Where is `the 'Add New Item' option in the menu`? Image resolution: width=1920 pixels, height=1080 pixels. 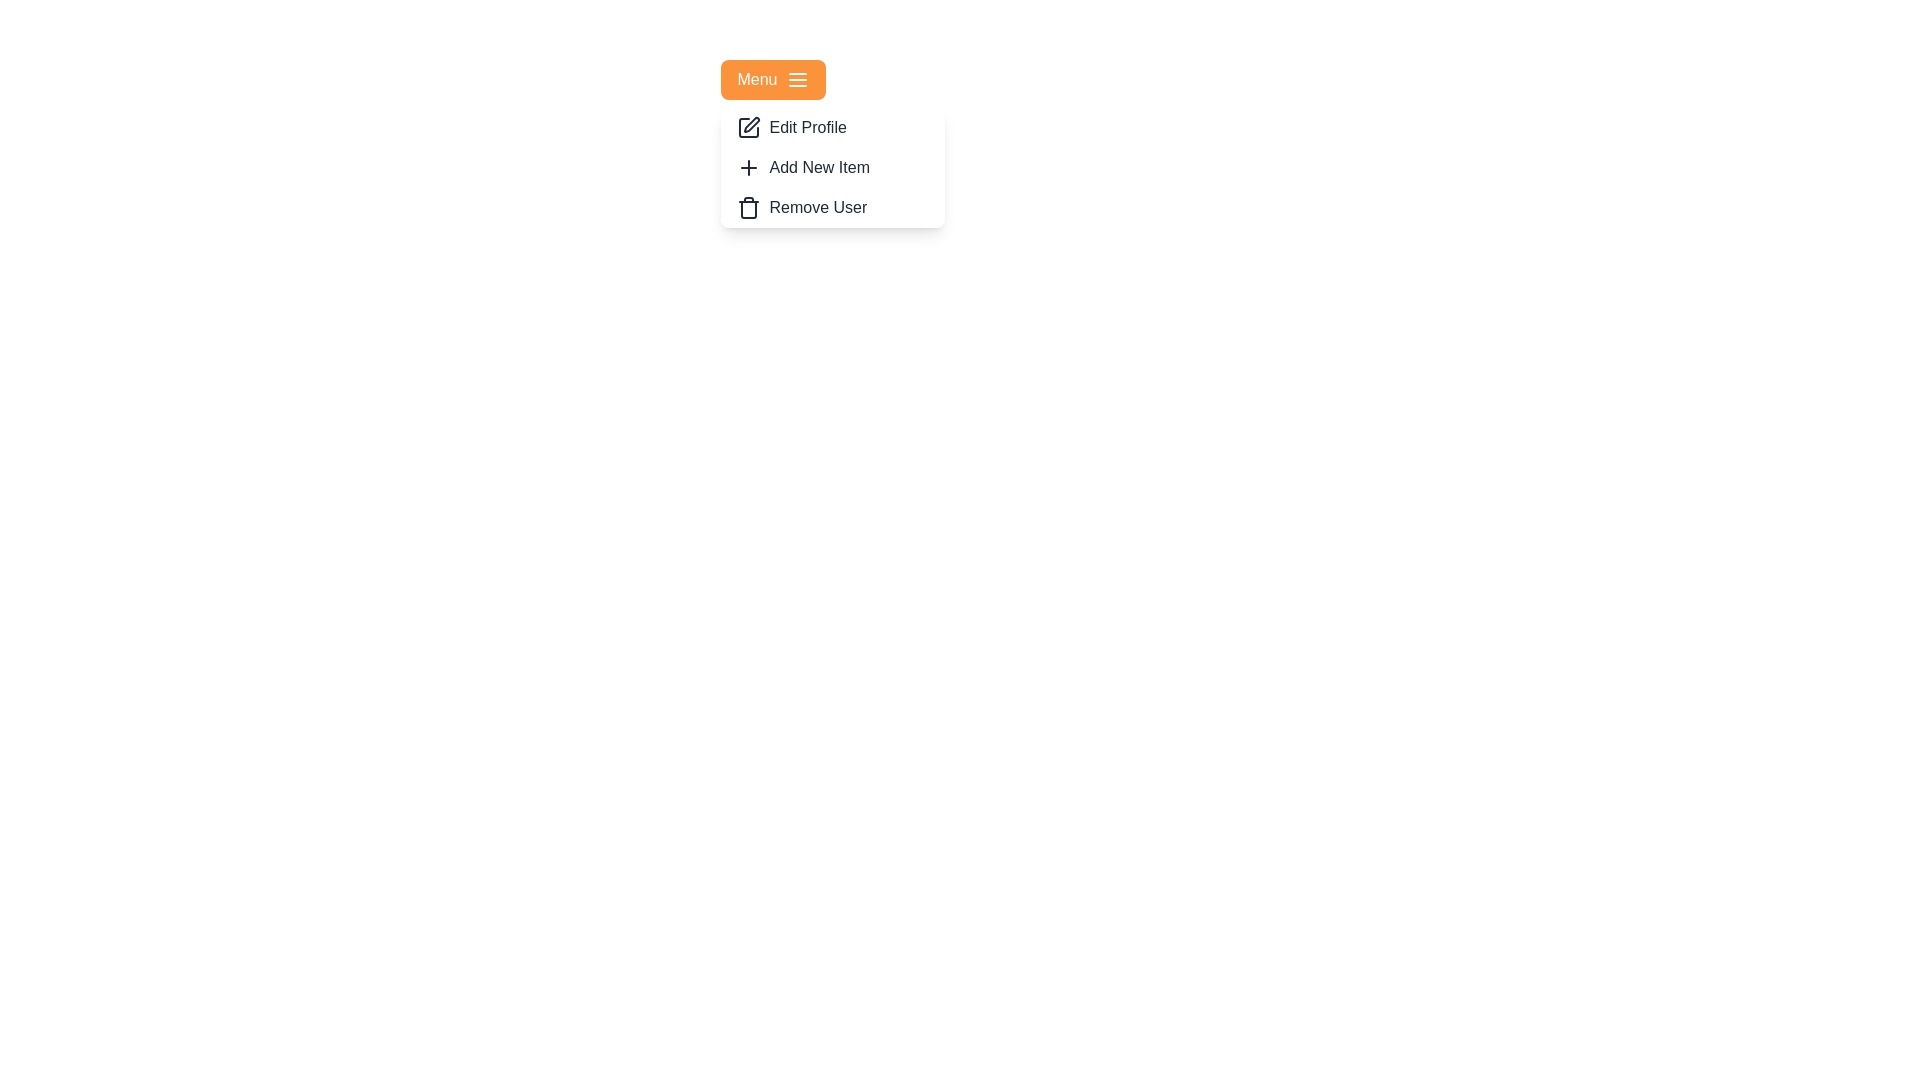 the 'Add New Item' option in the menu is located at coordinates (833, 167).